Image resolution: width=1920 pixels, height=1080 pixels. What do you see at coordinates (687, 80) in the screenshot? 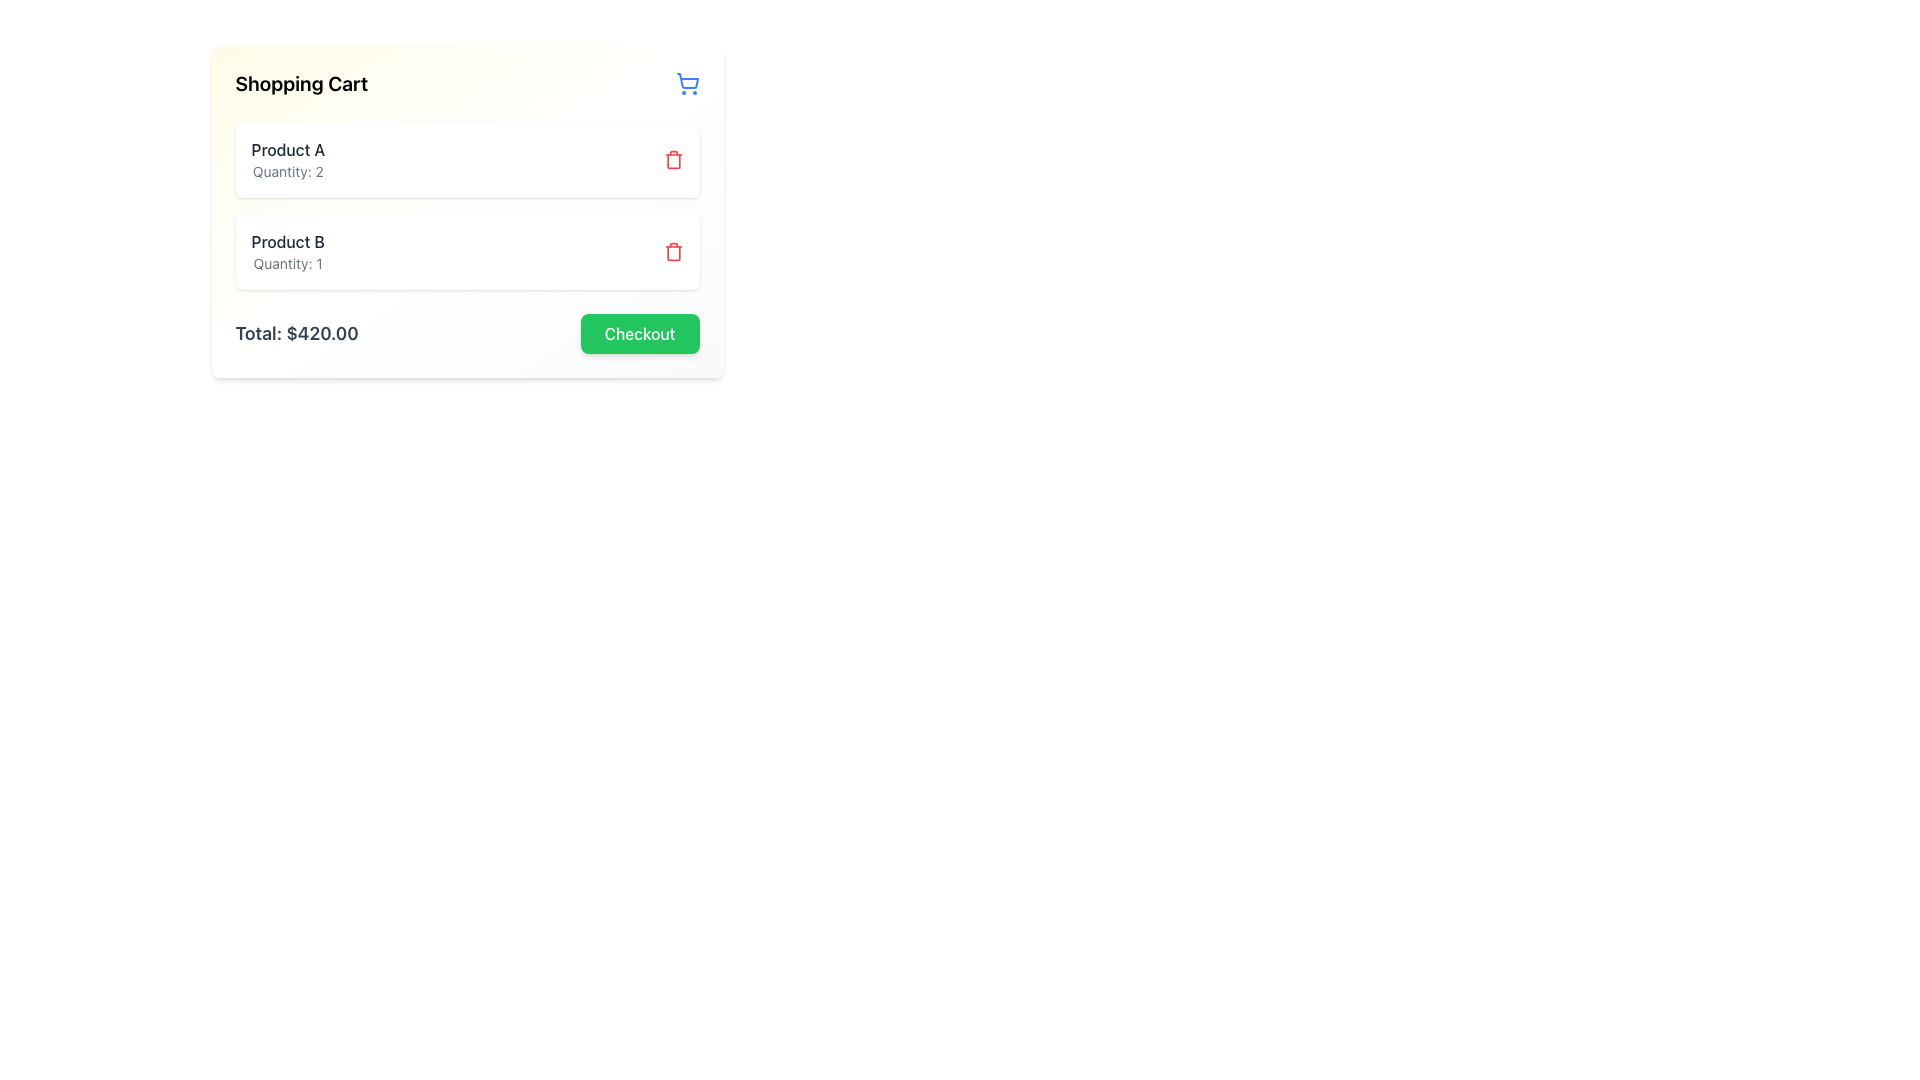
I see `the blue curved frame of the shopping cart icon located at the top-right of the 'Shopping Cart' interface` at bounding box center [687, 80].